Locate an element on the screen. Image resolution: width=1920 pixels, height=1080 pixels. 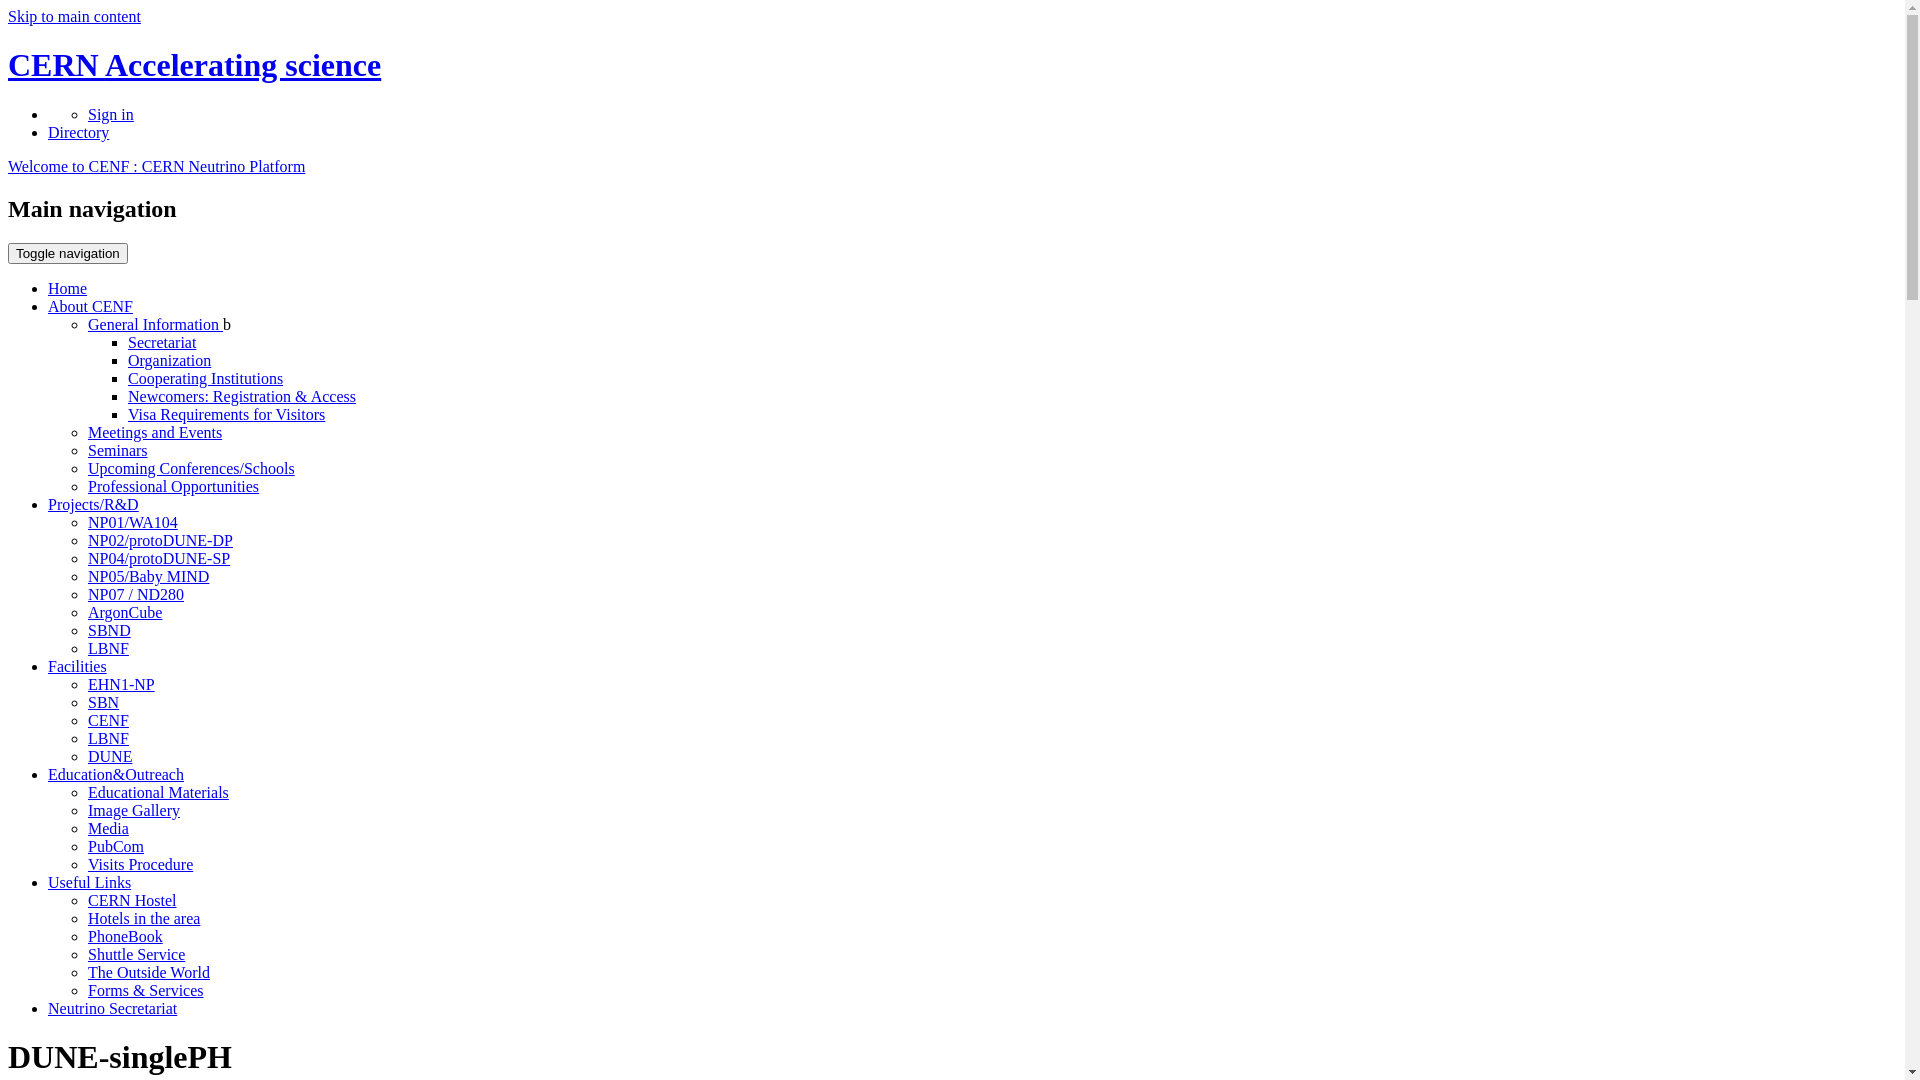
'Organization' is located at coordinates (169, 360).